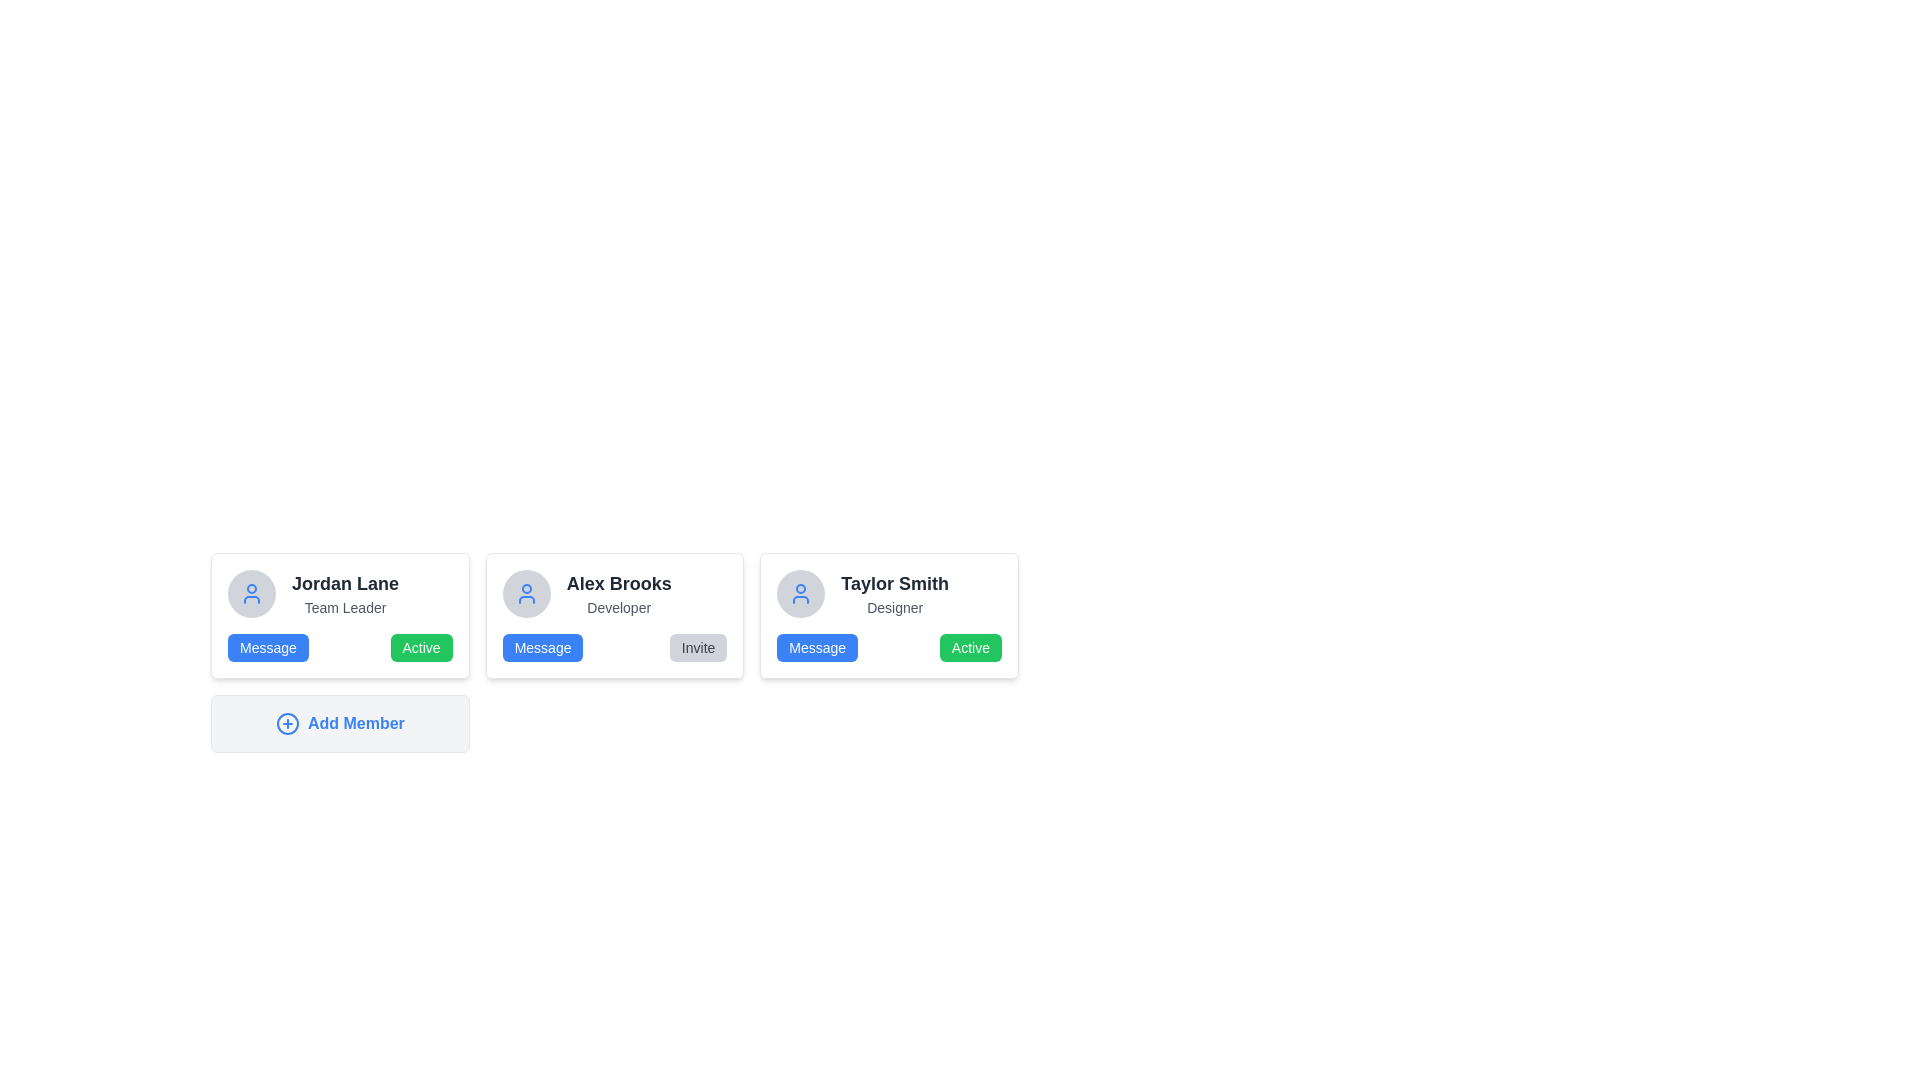 The width and height of the screenshot is (1920, 1080). What do you see at coordinates (251, 593) in the screenshot?
I see `the user icon representing the 'Jordan Lane' profile card located in the top-left corner of the first profile card labeled 'Jordan Lane, Team Leader'` at bounding box center [251, 593].